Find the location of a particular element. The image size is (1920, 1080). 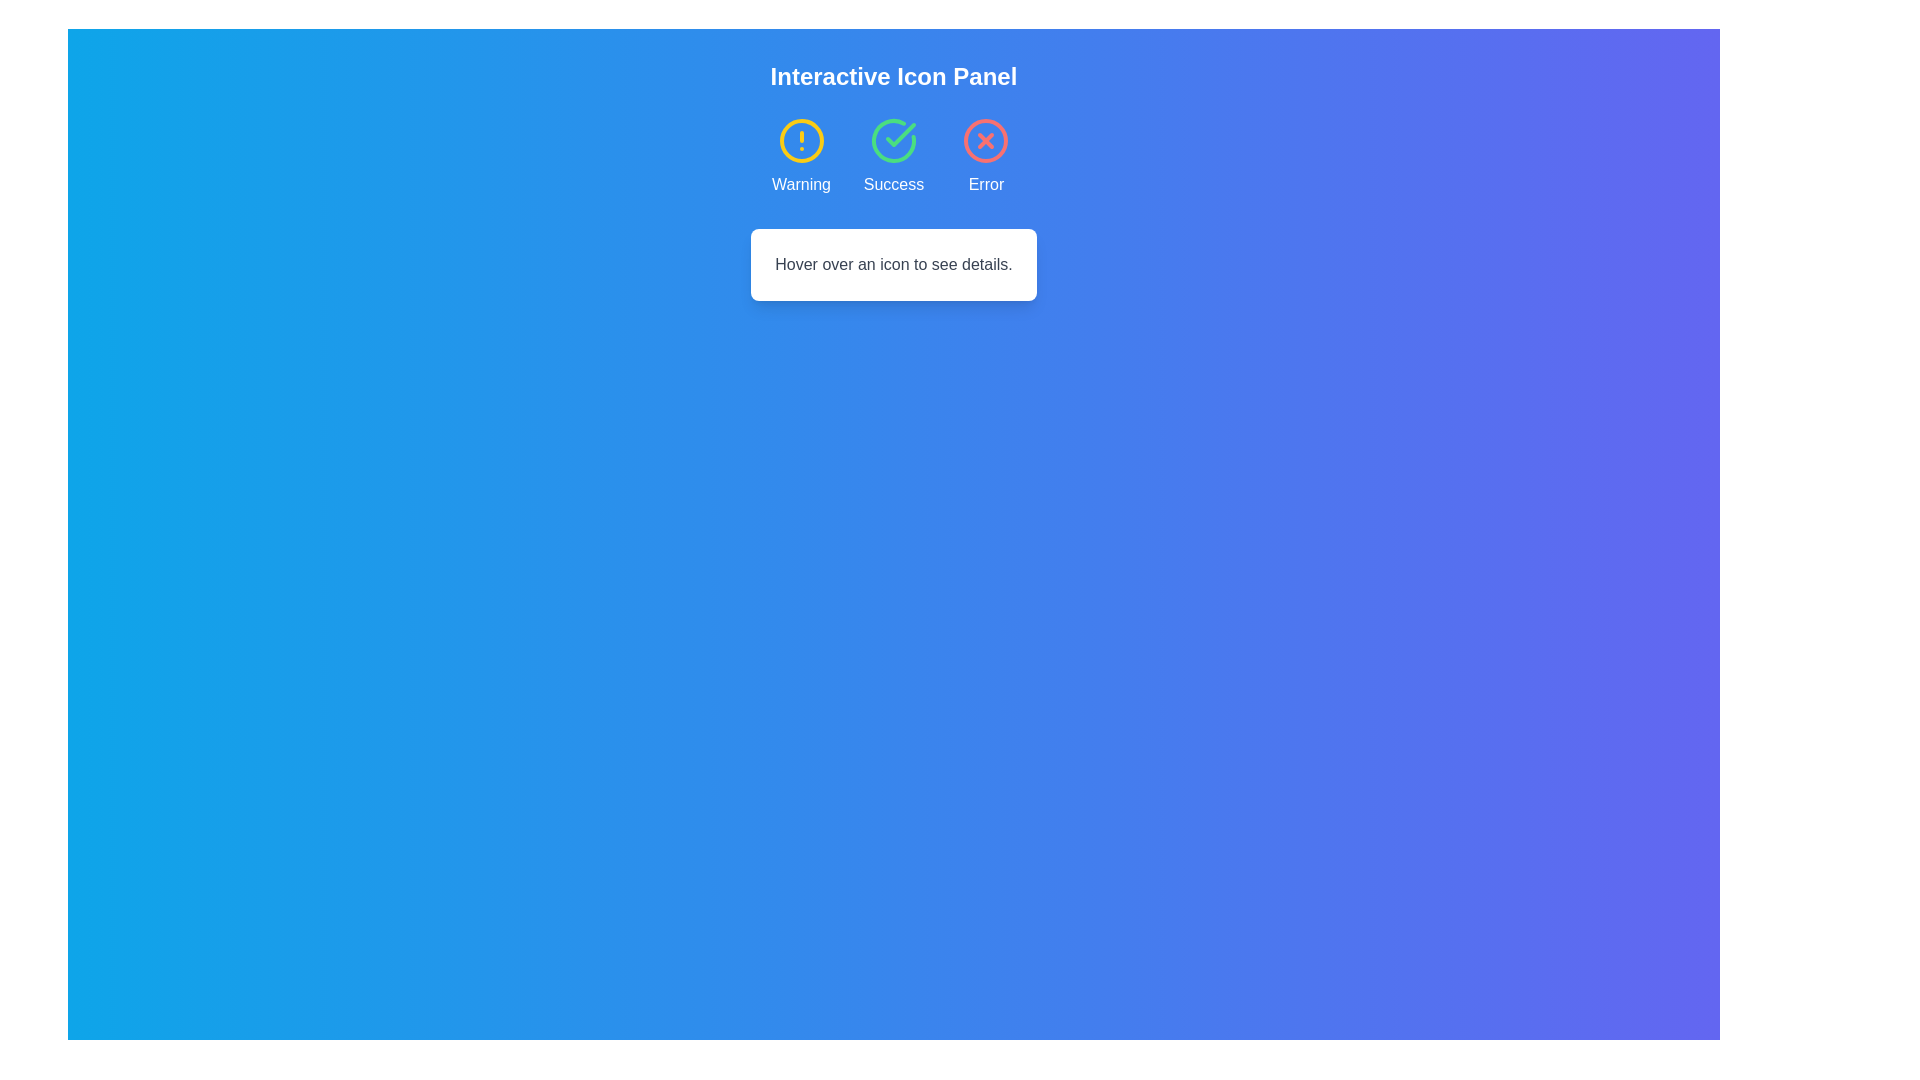

the 'Success' icon with a circular checkmark under the 'Interactive Icon Panel' is located at coordinates (892, 156).